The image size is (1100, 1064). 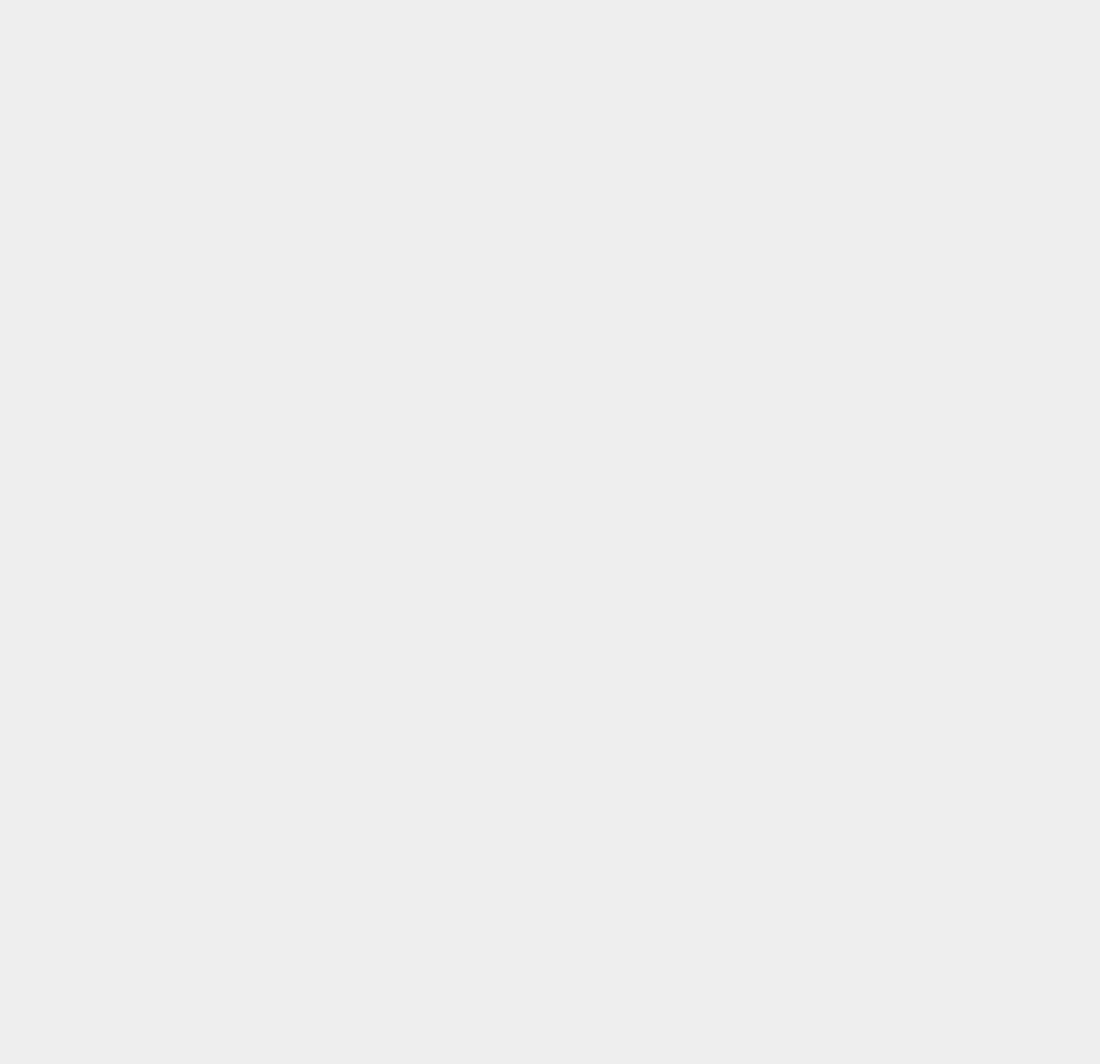 What do you see at coordinates (778, 76) in the screenshot?
I see `'Doodle'` at bounding box center [778, 76].